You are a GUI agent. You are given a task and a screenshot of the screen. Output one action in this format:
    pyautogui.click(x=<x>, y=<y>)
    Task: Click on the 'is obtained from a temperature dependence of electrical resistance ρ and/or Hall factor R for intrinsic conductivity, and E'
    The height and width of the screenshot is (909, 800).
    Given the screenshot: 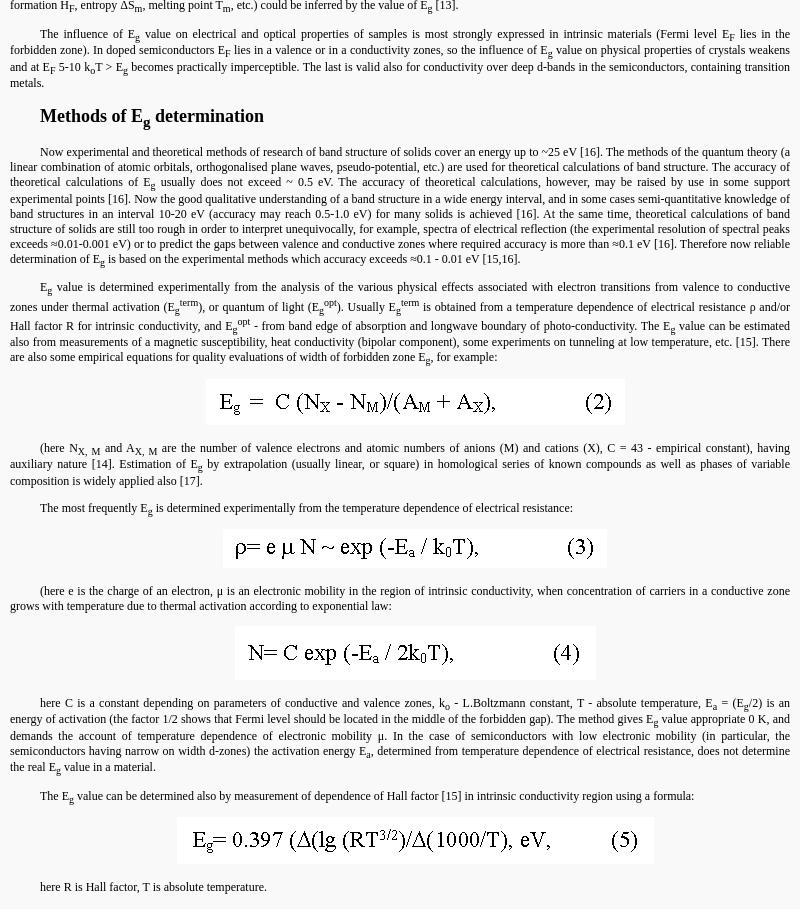 What is the action you would take?
    pyautogui.click(x=10, y=314)
    